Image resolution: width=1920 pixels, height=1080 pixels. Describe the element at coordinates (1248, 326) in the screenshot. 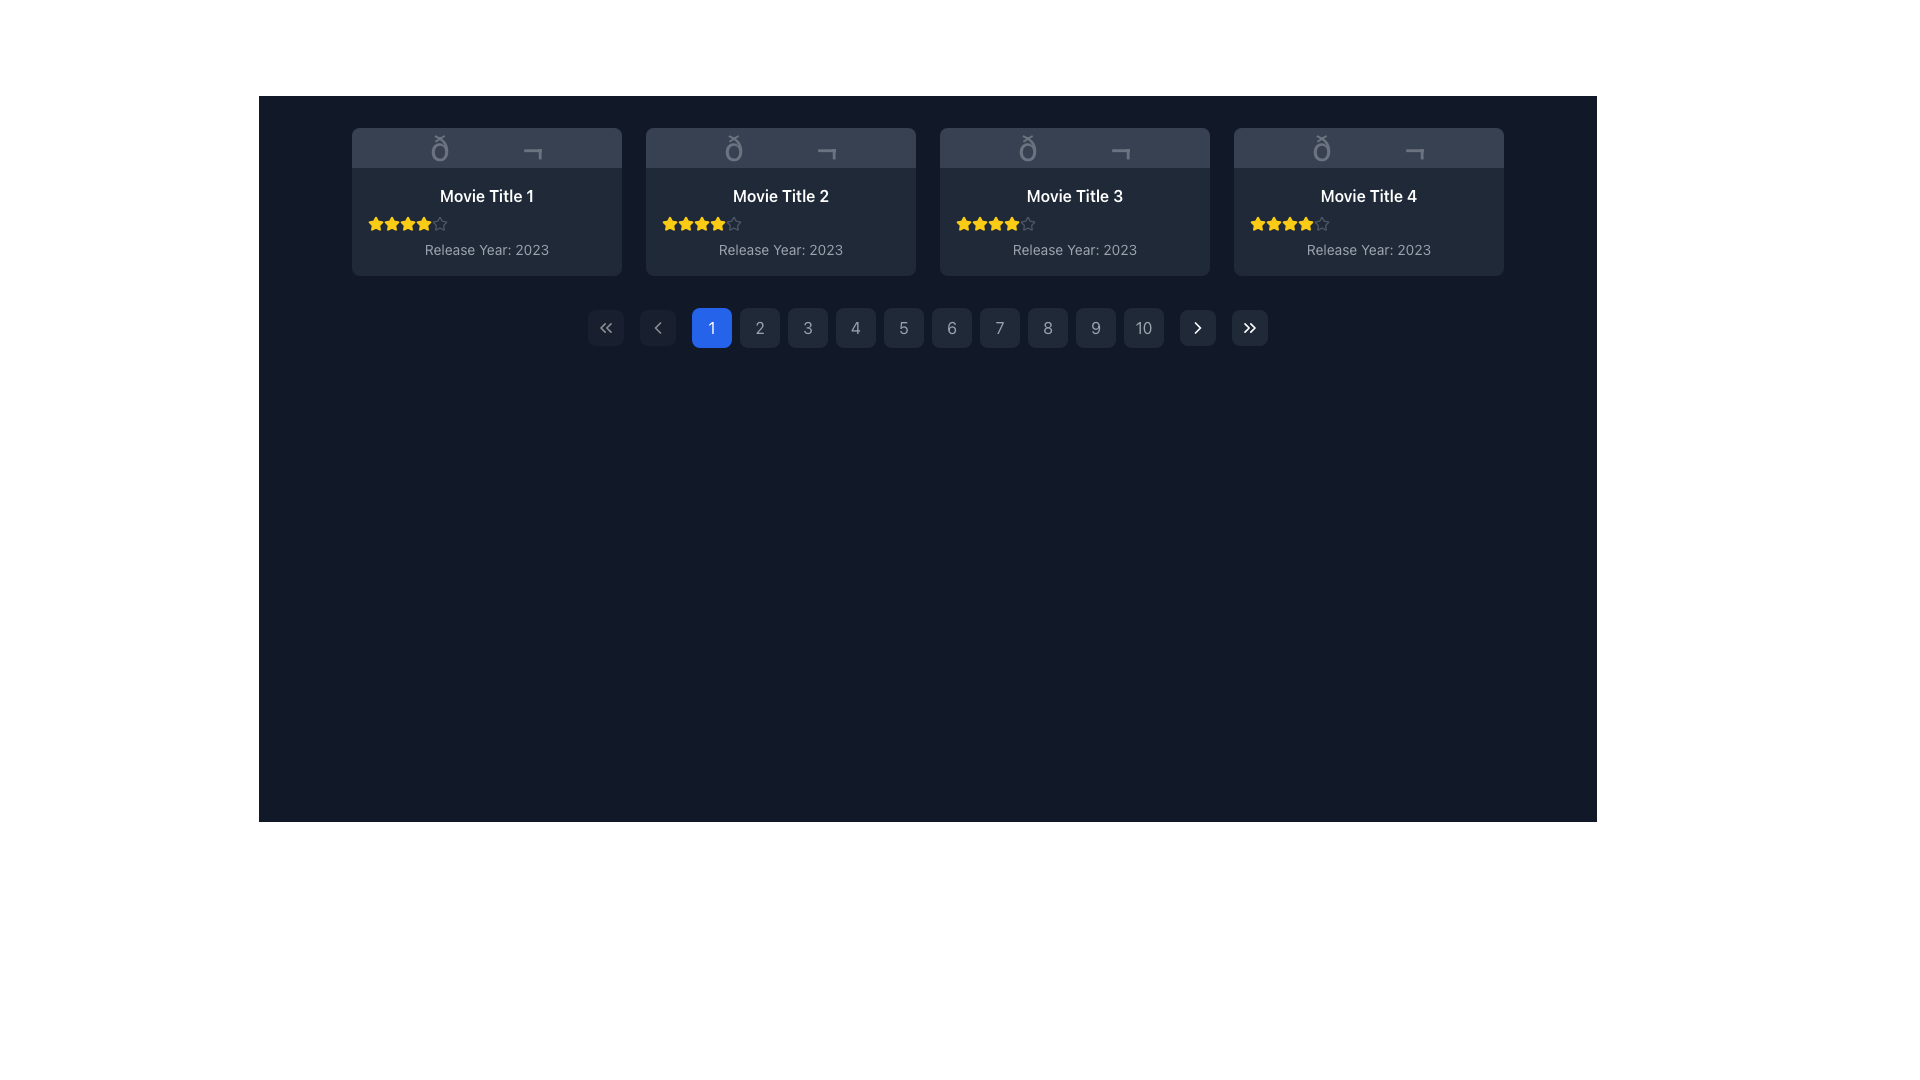

I see `the right-pointing double-chevron button with a dark gray background` at that location.